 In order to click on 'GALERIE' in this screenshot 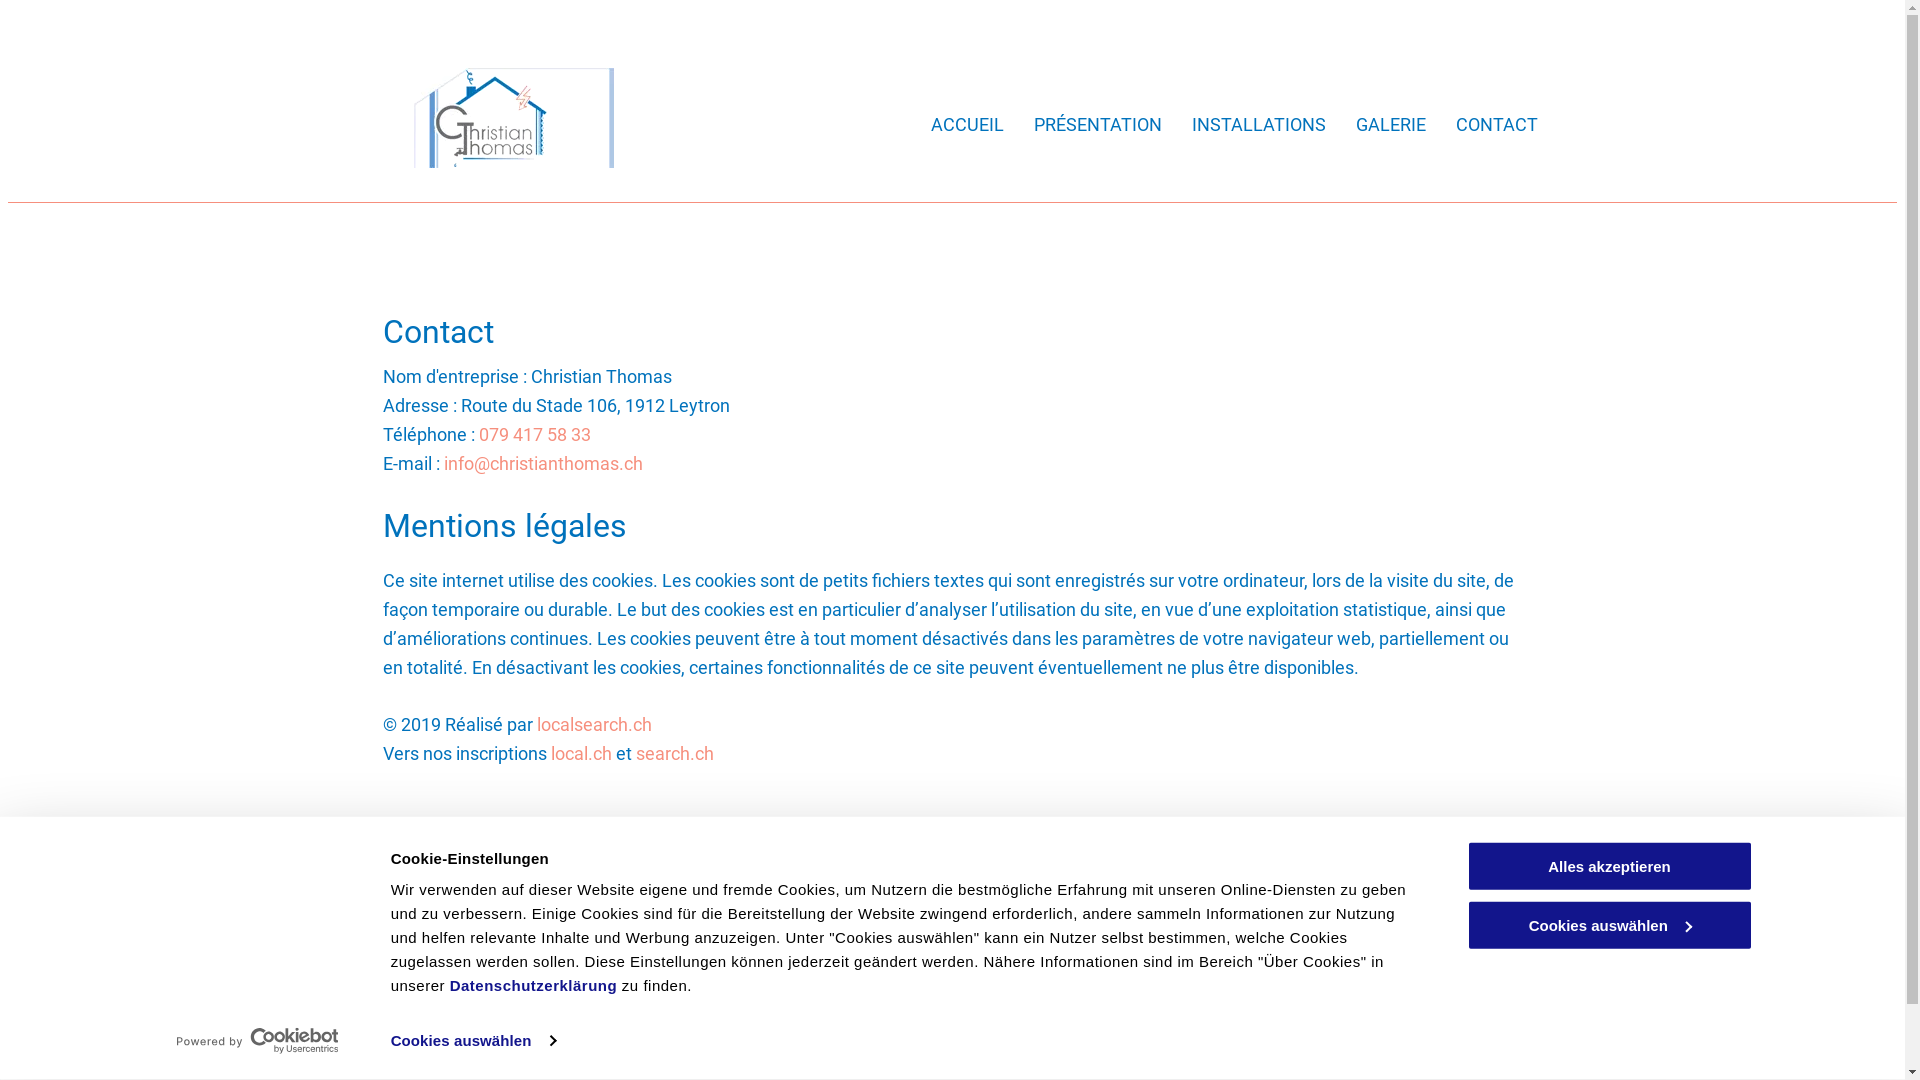, I will do `click(1390, 124)`.